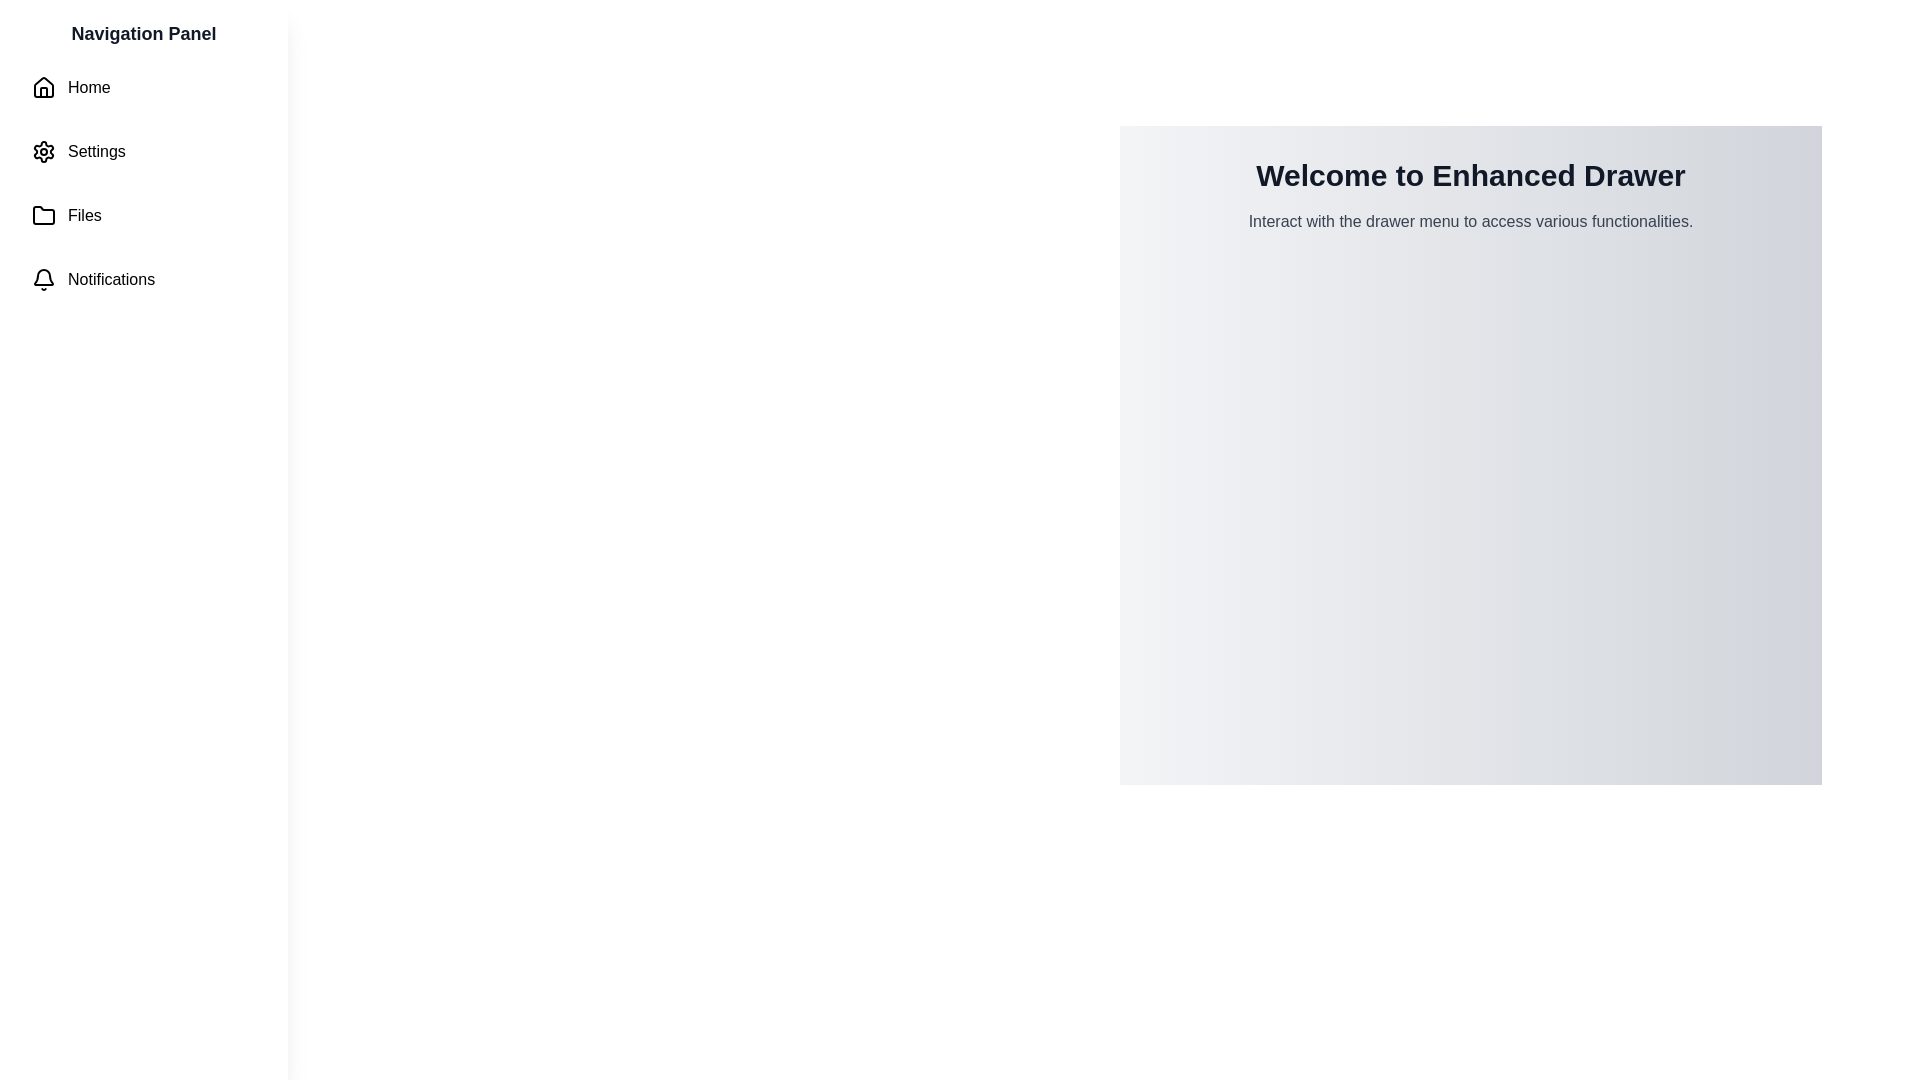 The image size is (1920, 1080). What do you see at coordinates (43, 280) in the screenshot?
I see `the bell icon located in the navigation menu next to the 'Notifications' label` at bounding box center [43, 280].